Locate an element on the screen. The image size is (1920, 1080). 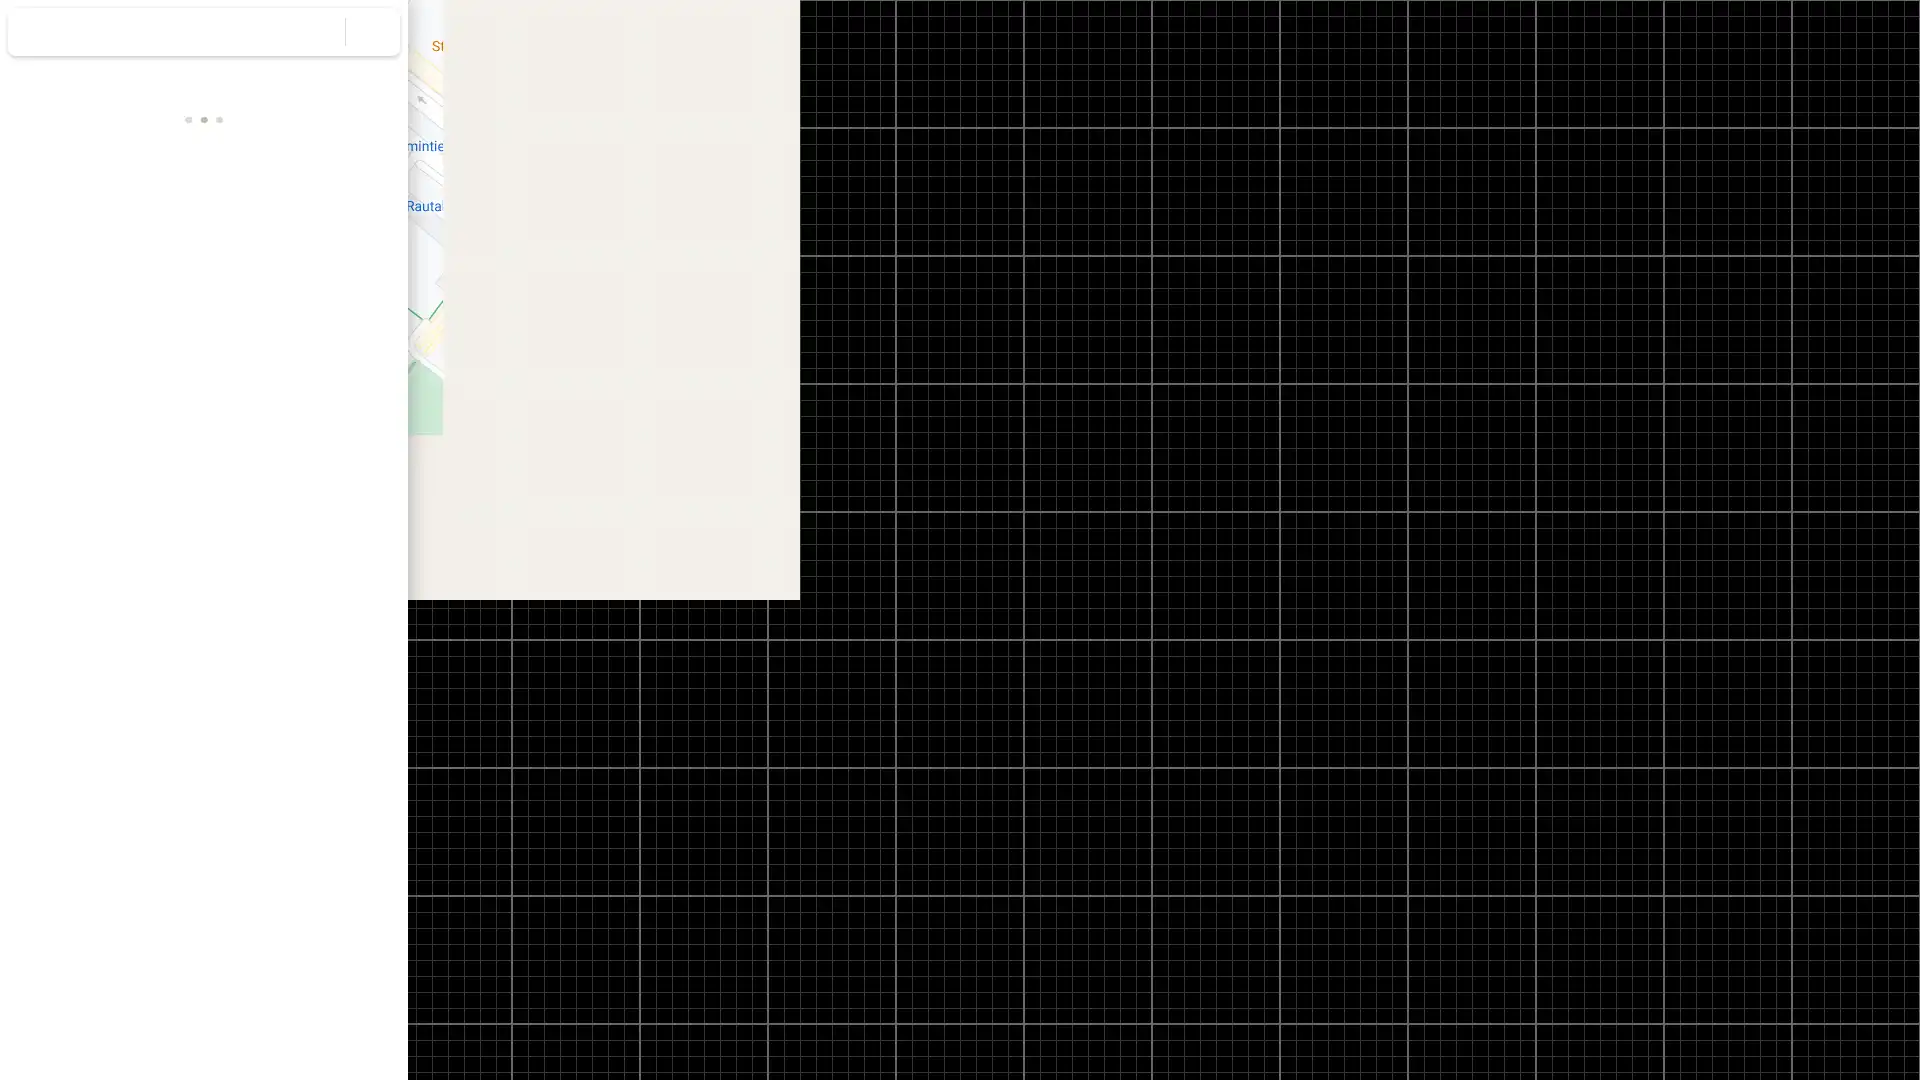
Directions to Elimaenkatu 27 is located at coordinates (57, 342).